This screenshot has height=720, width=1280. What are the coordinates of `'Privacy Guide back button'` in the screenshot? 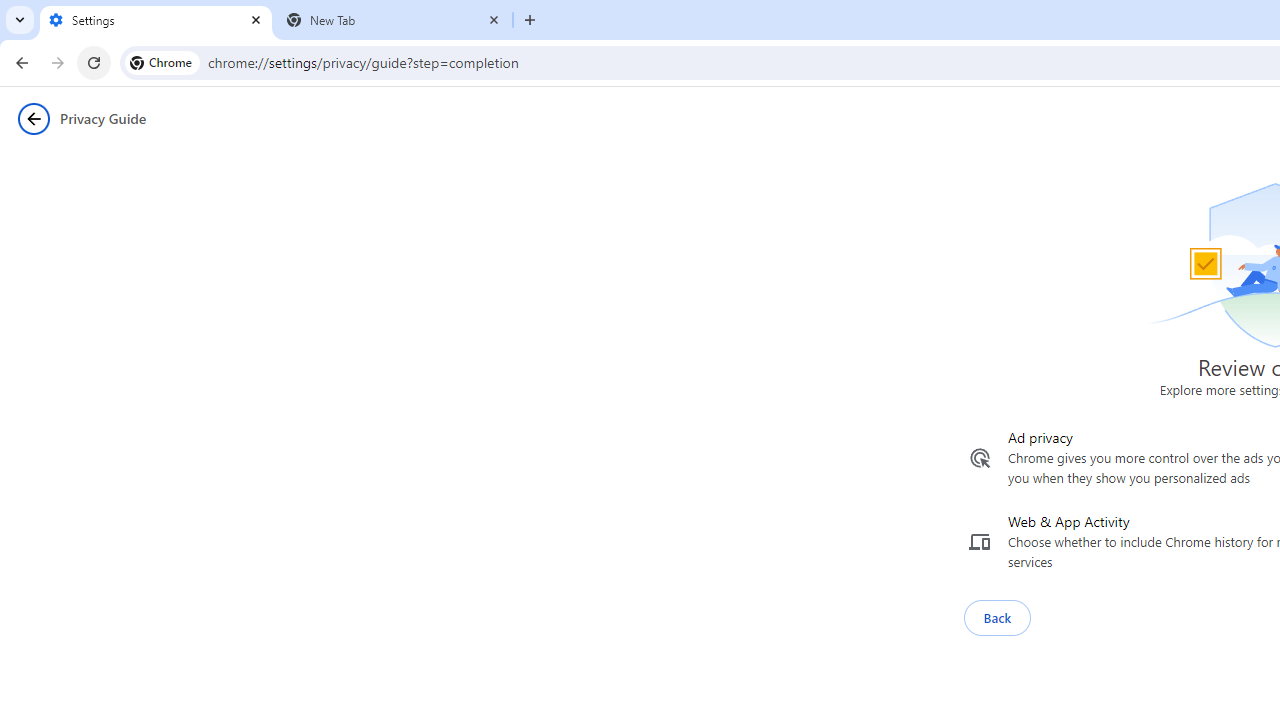 It's located at (33, 119).